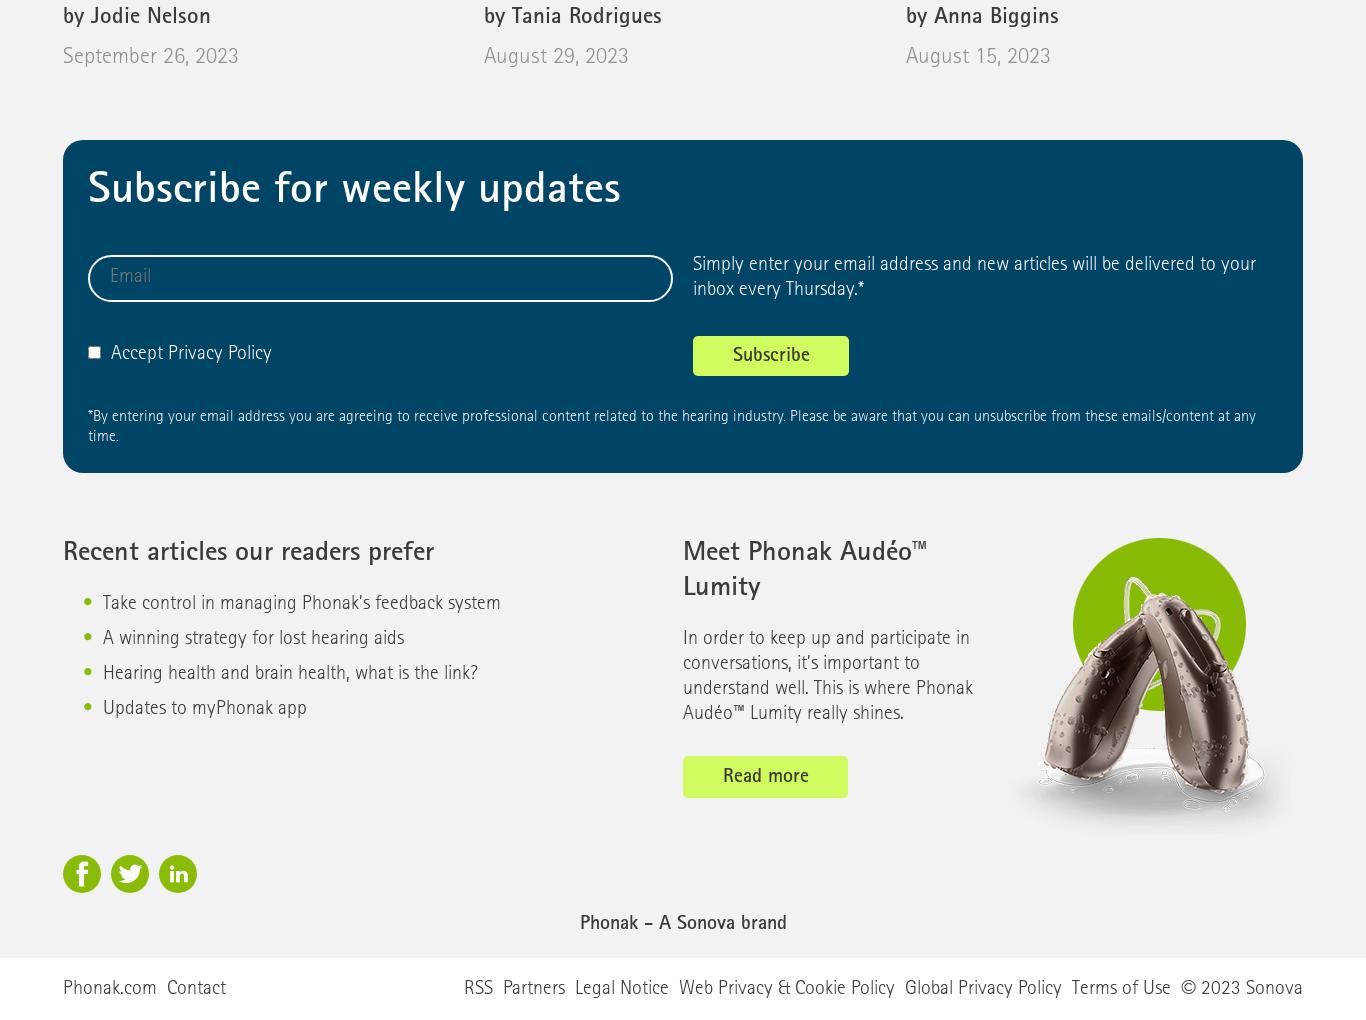  What do you see at coordinates (302, 603) in the screenshot?
I see `'Take control in managing Phonak’s feedback system'` at bounding box center [302, 603].